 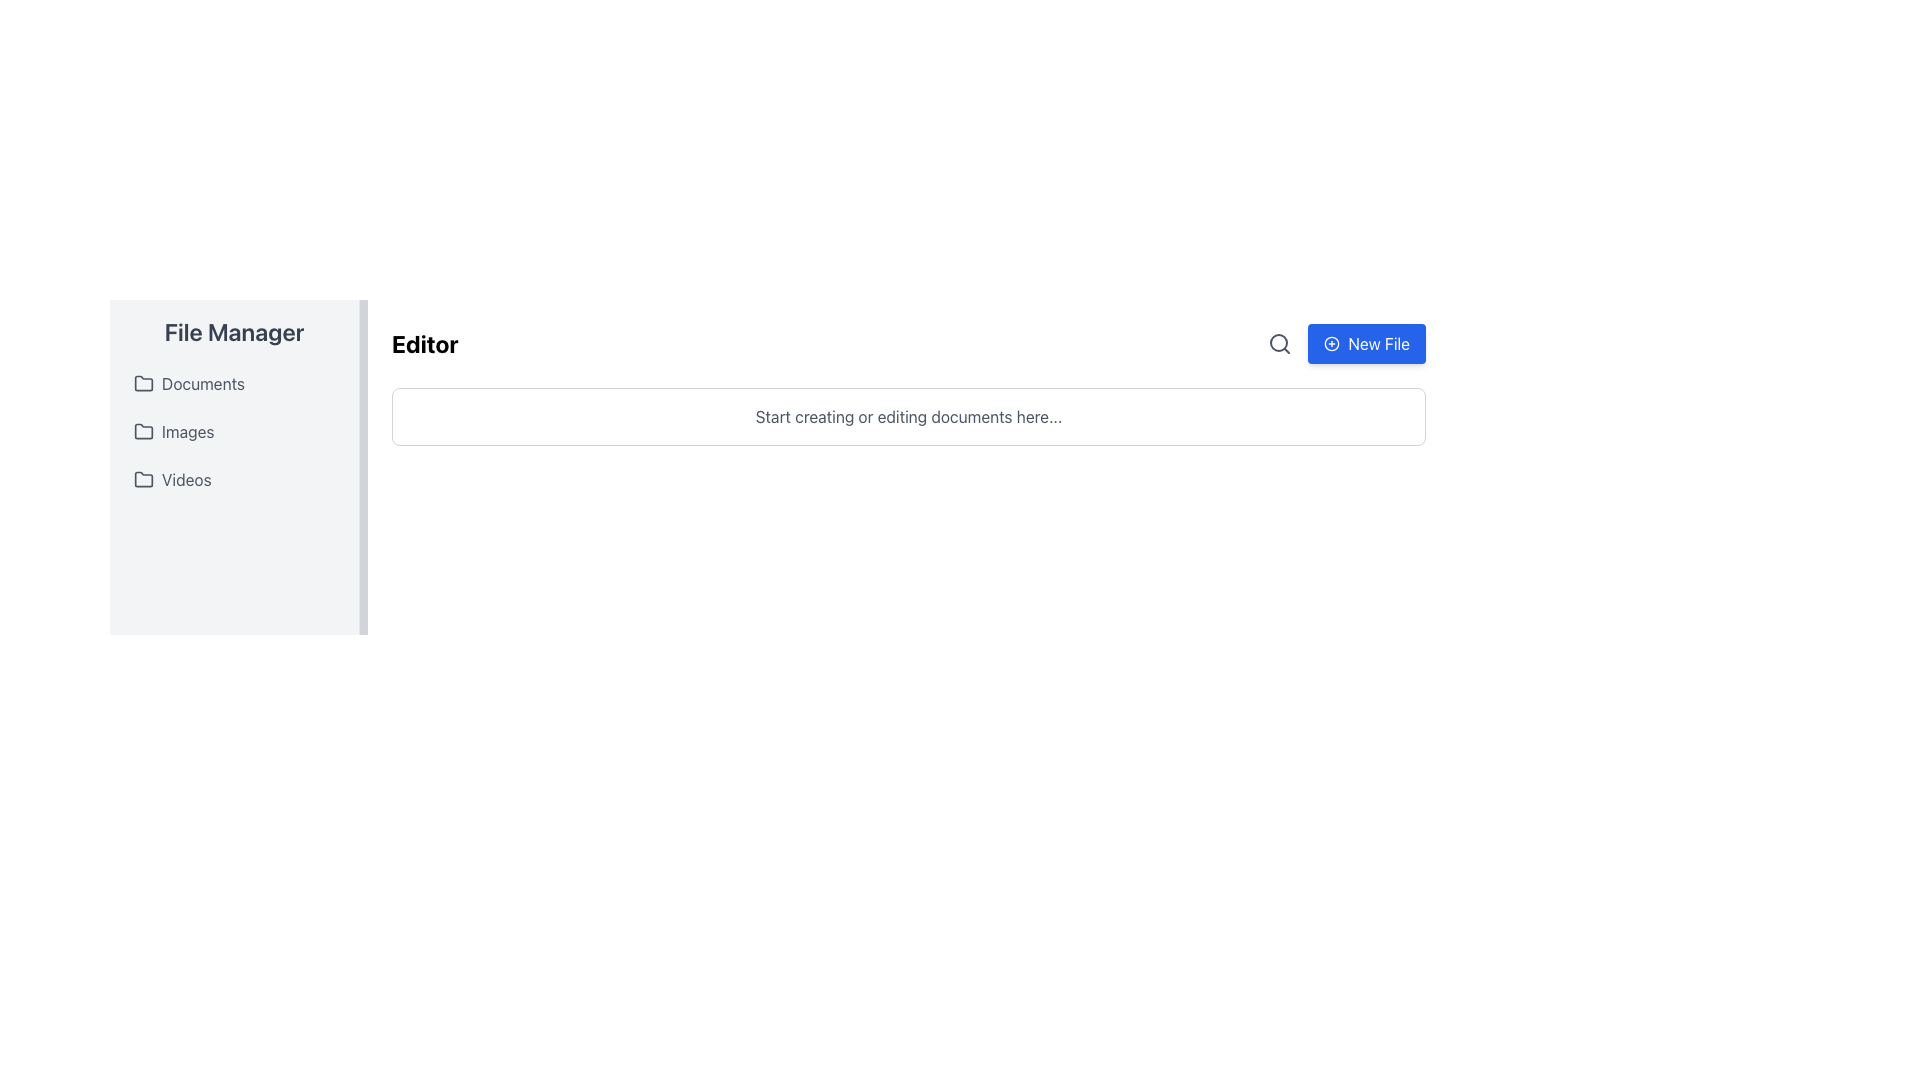 What do you see at coordinates (143, 478) in the screenshot?
I see `the folder icon located to the left of the 'Videos' label in the file manager interface` at bounding box center [143, 478].